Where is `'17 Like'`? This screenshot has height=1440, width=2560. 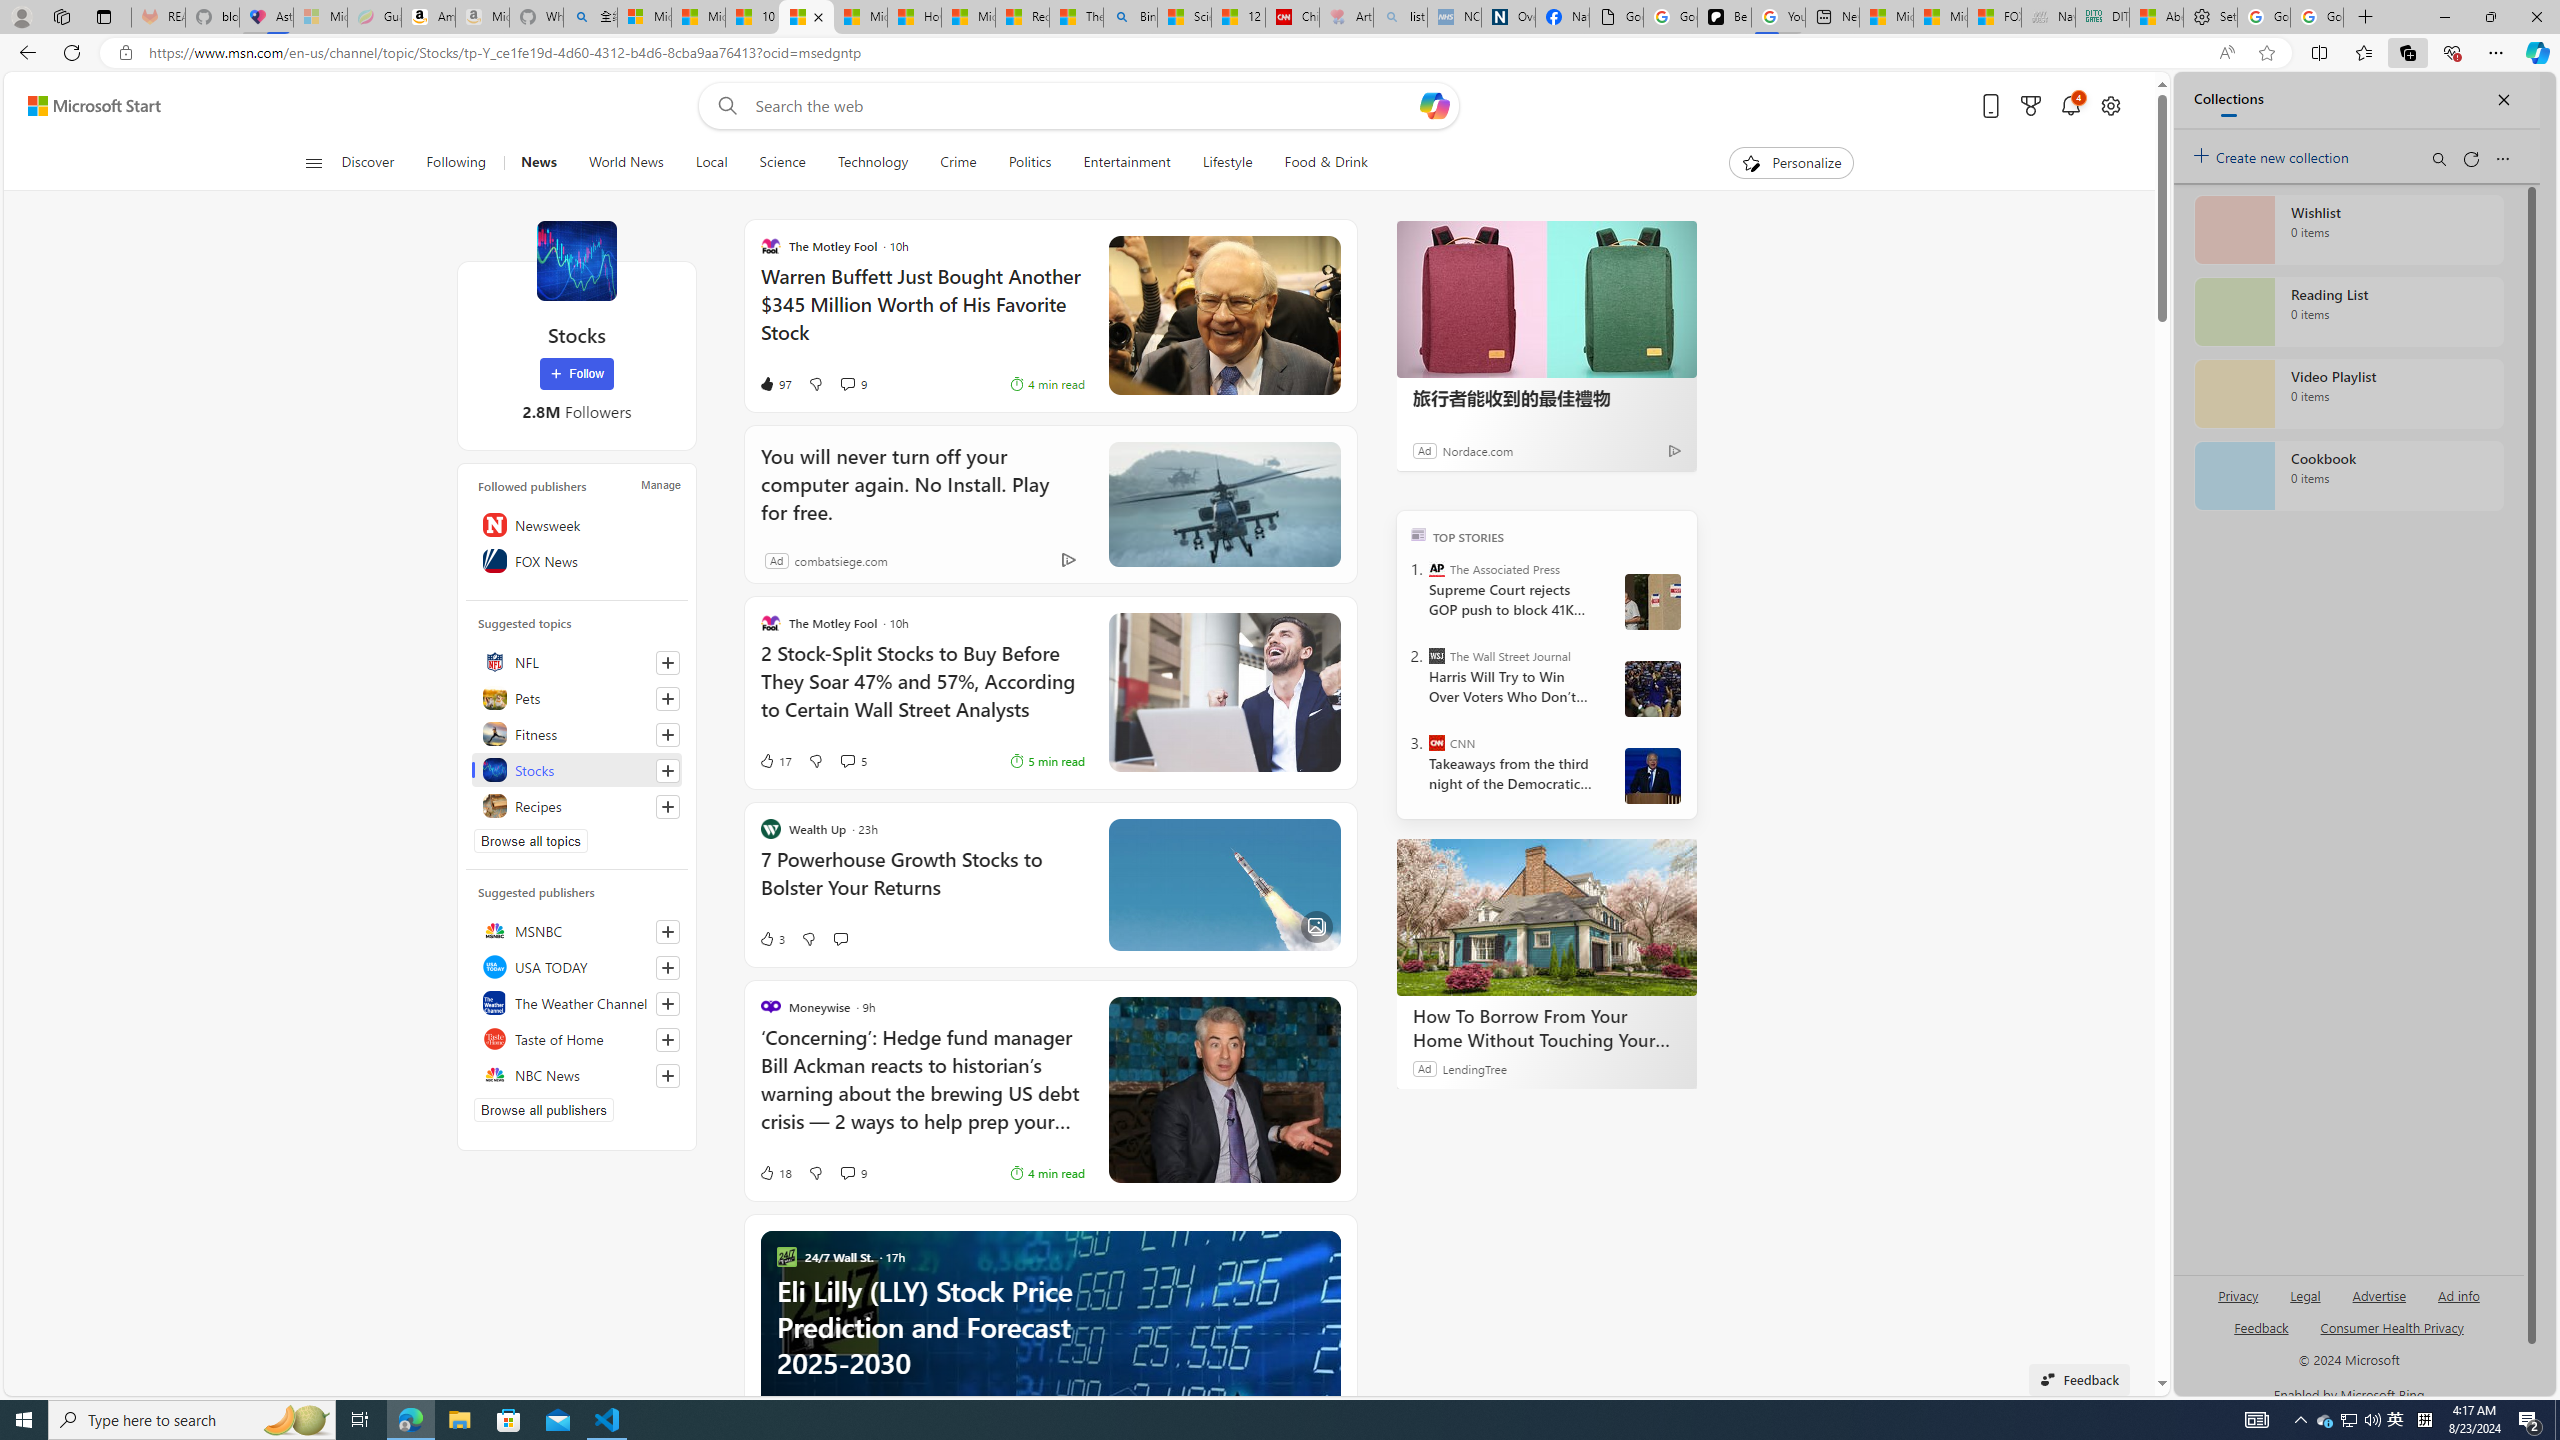
'17 Like' is located at coordinates (774, 761).